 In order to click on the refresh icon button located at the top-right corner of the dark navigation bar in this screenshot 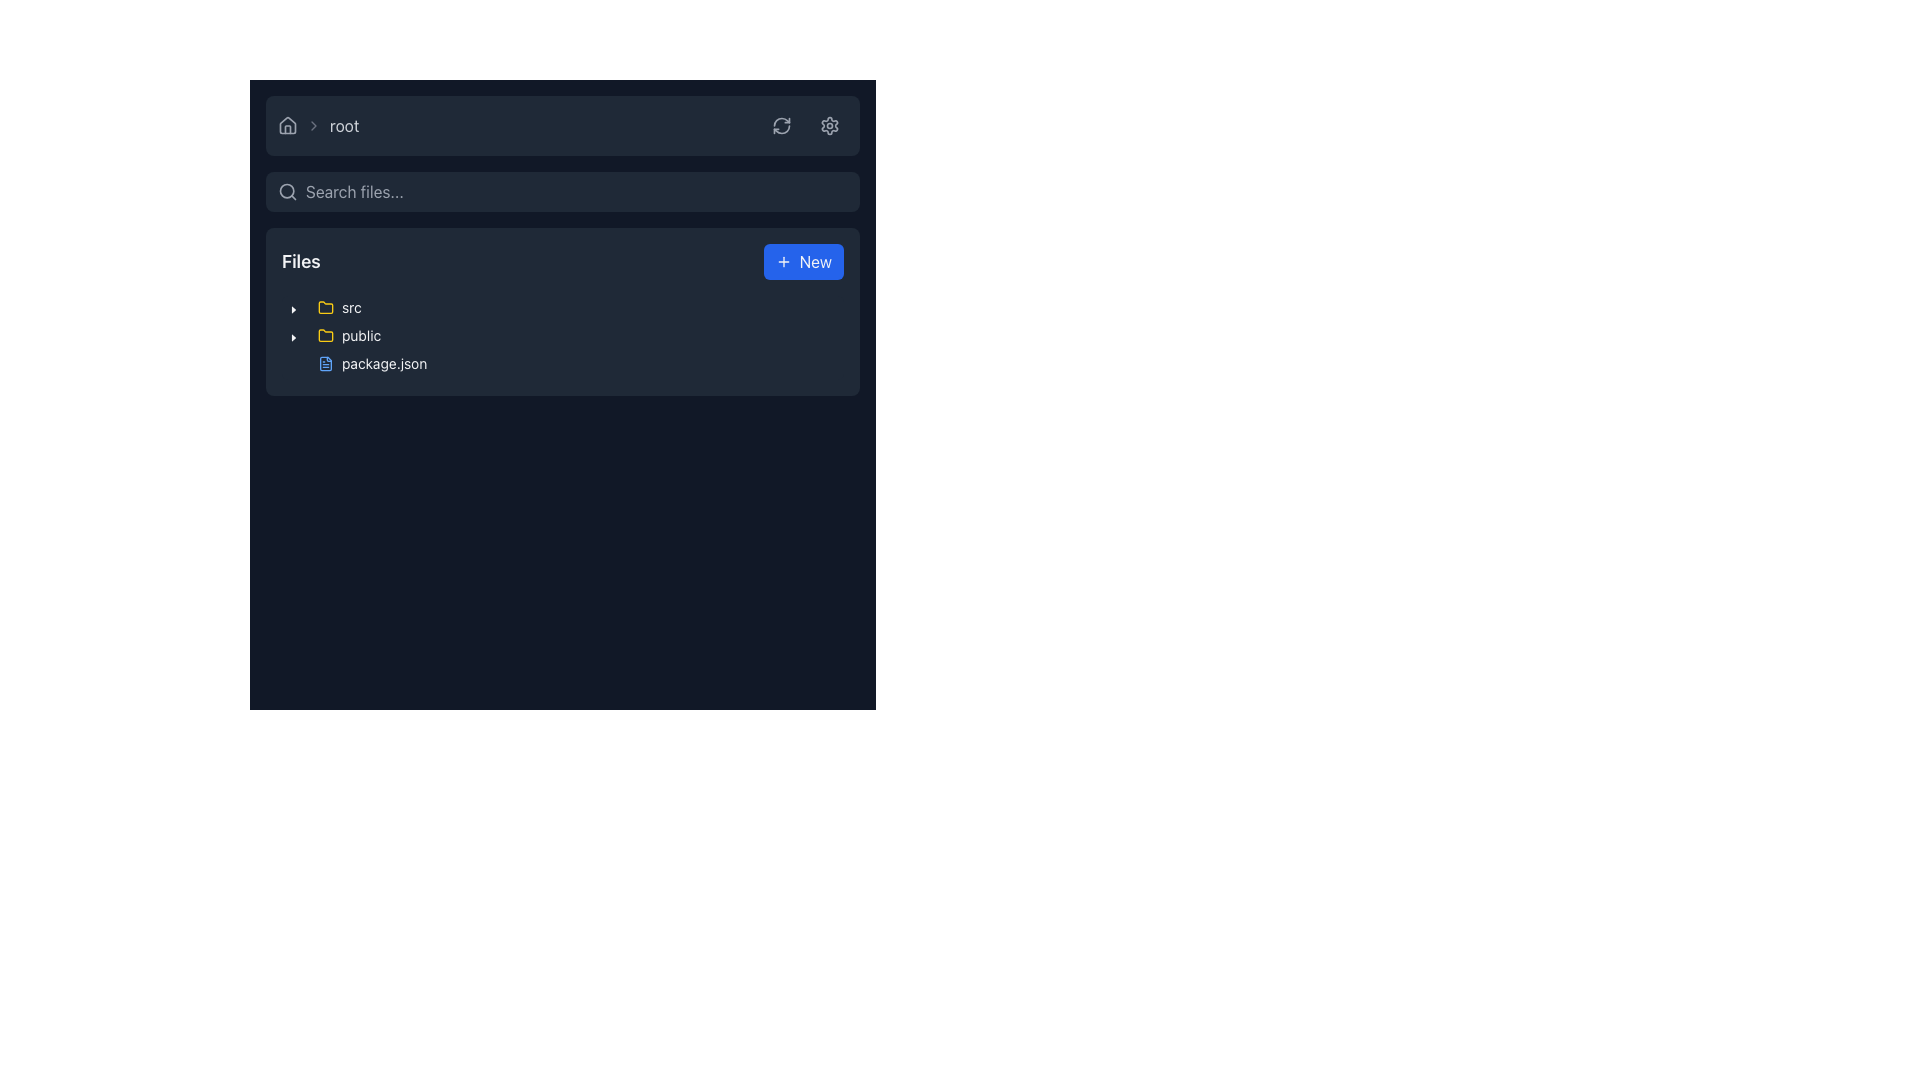, I will do `click(781, 126)`.